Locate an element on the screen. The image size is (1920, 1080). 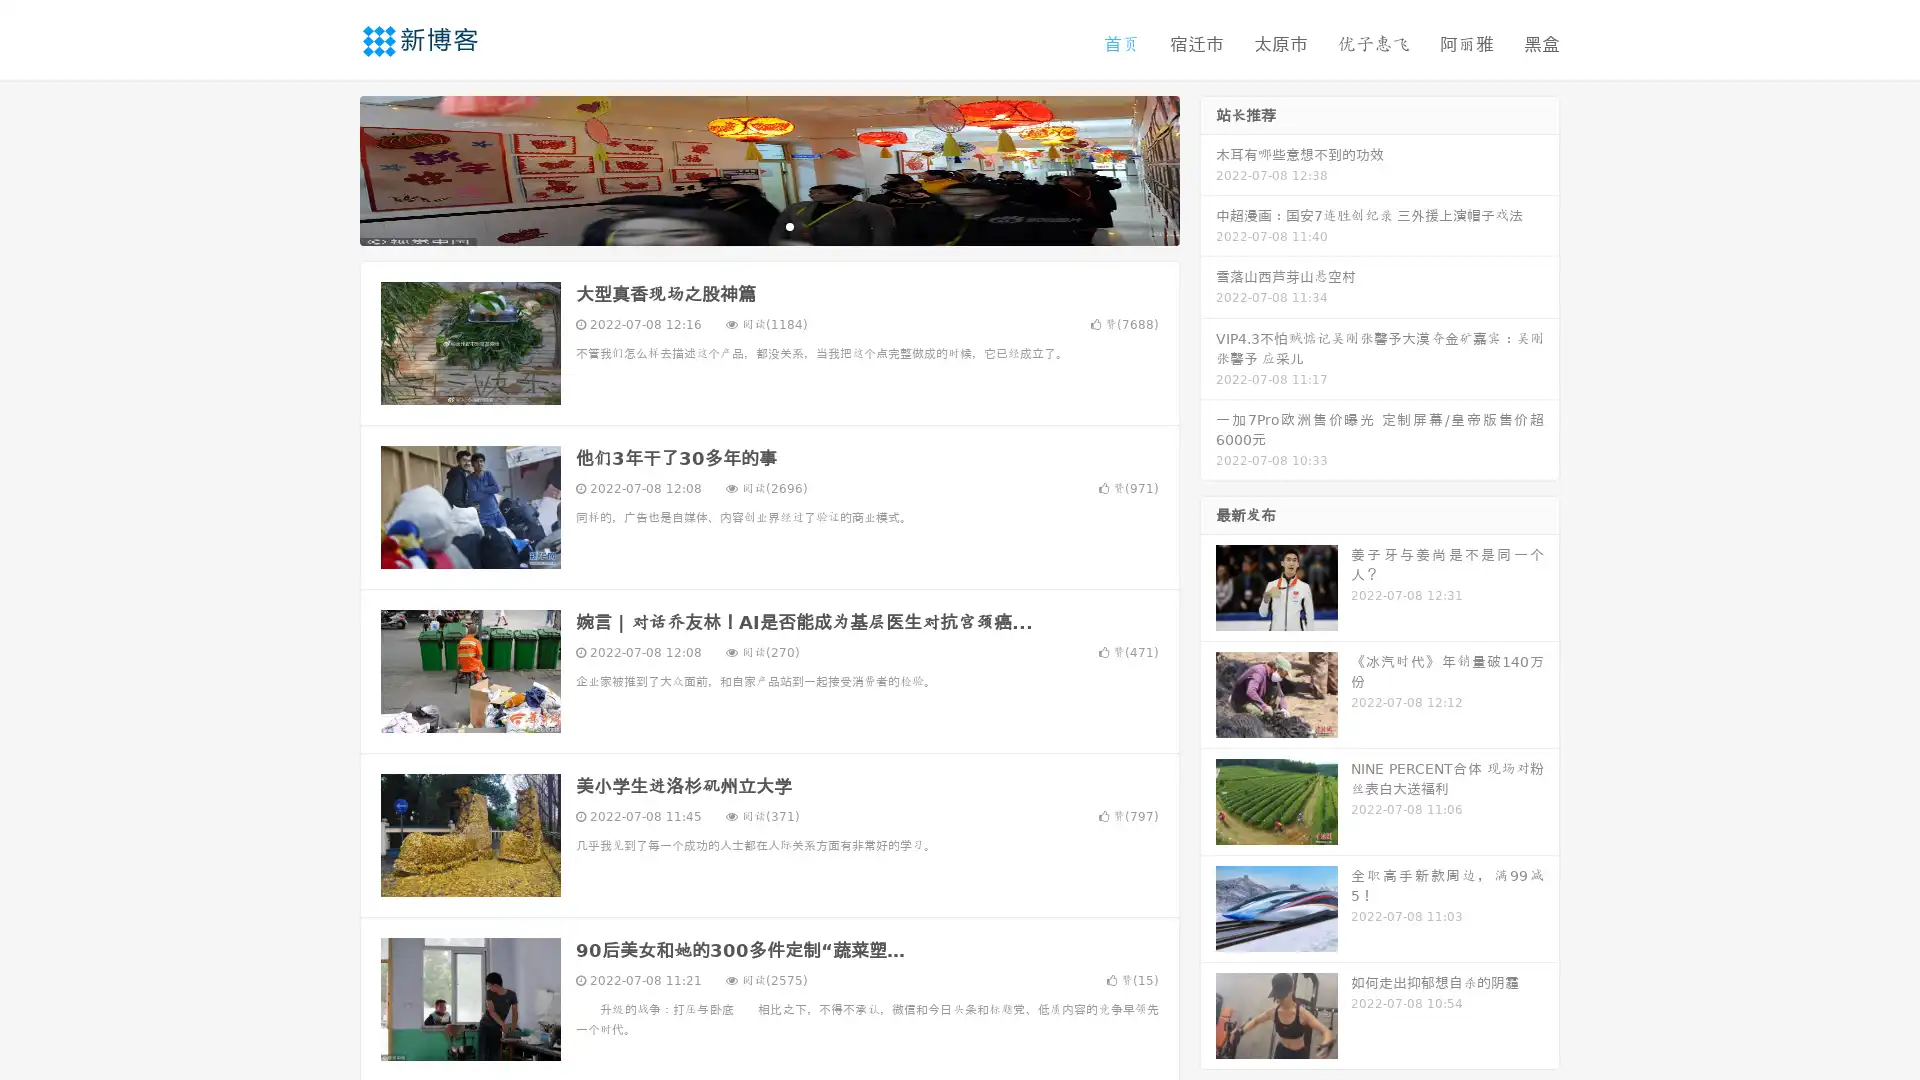
Previous slide is located at coordinates (330, 168).